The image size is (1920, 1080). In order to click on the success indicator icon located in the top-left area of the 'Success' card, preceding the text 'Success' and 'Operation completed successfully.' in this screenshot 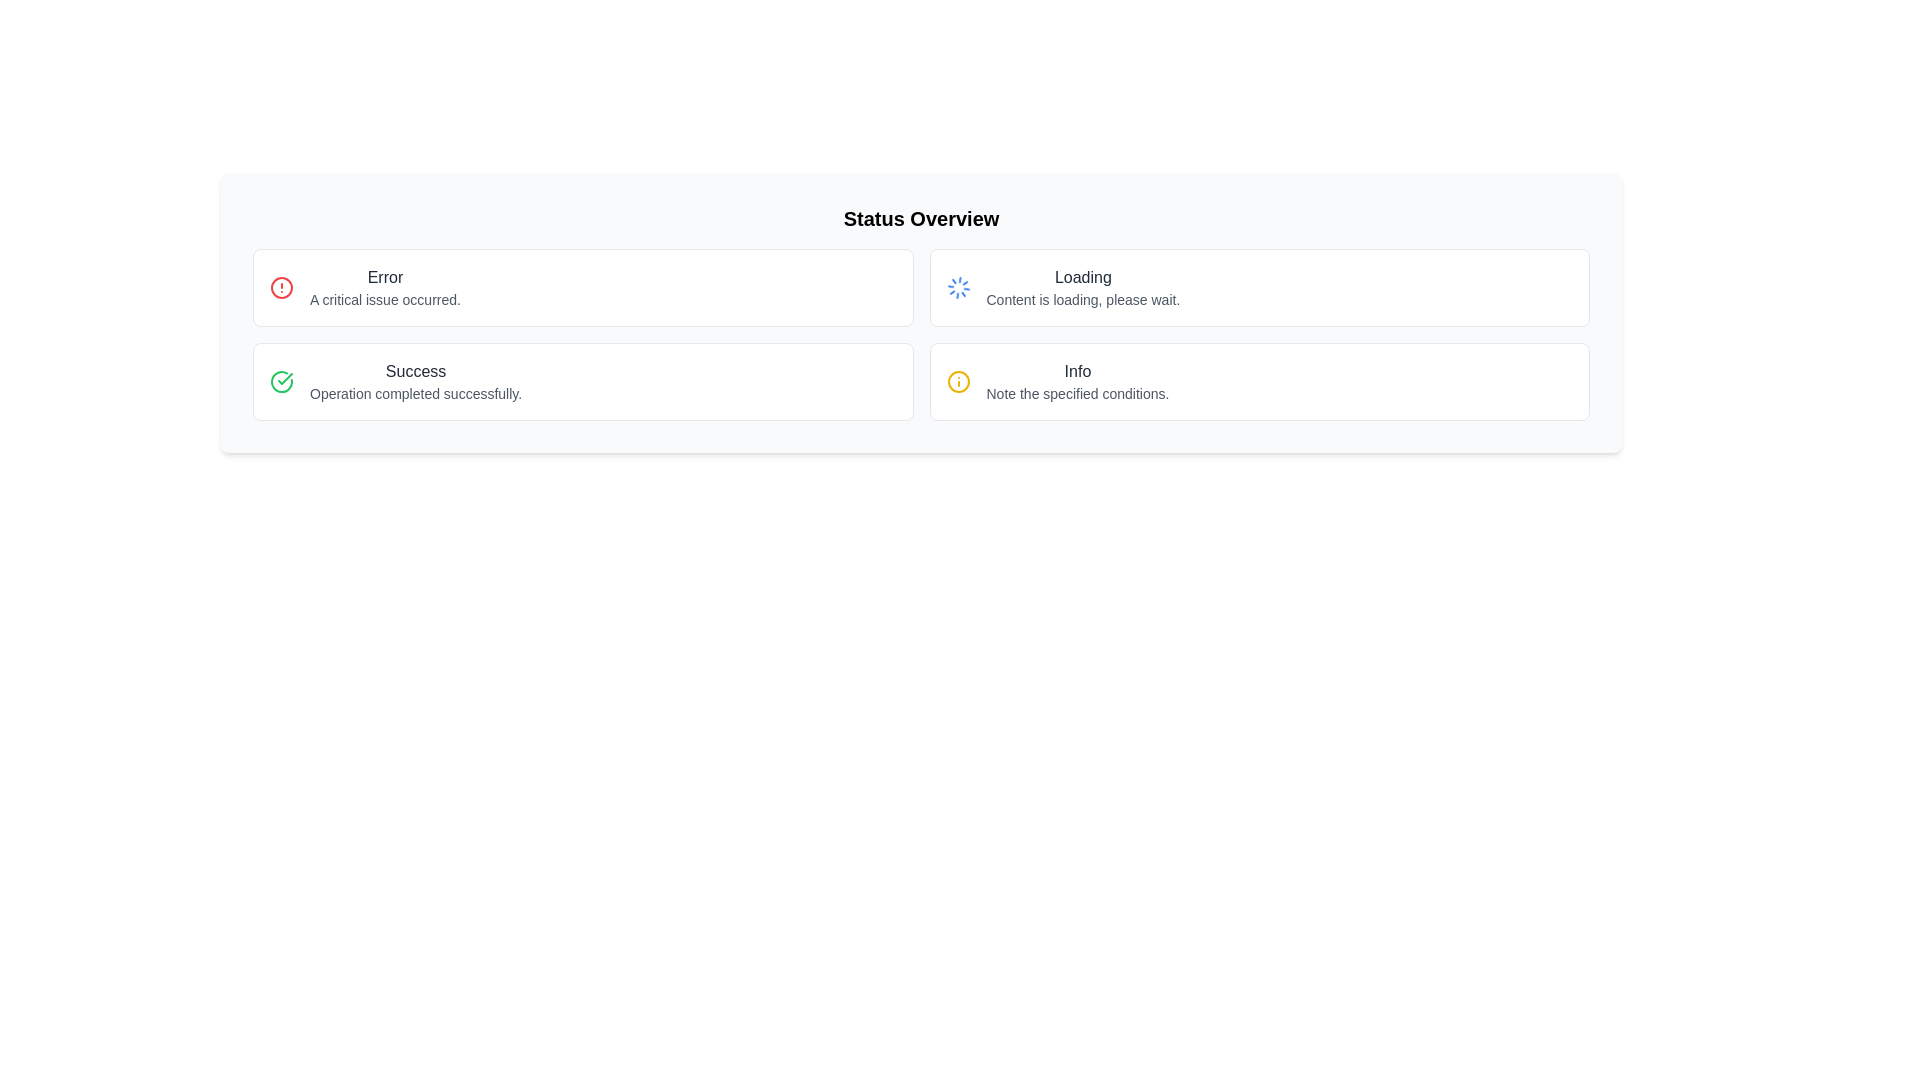, I will do `click(281, 381)`.